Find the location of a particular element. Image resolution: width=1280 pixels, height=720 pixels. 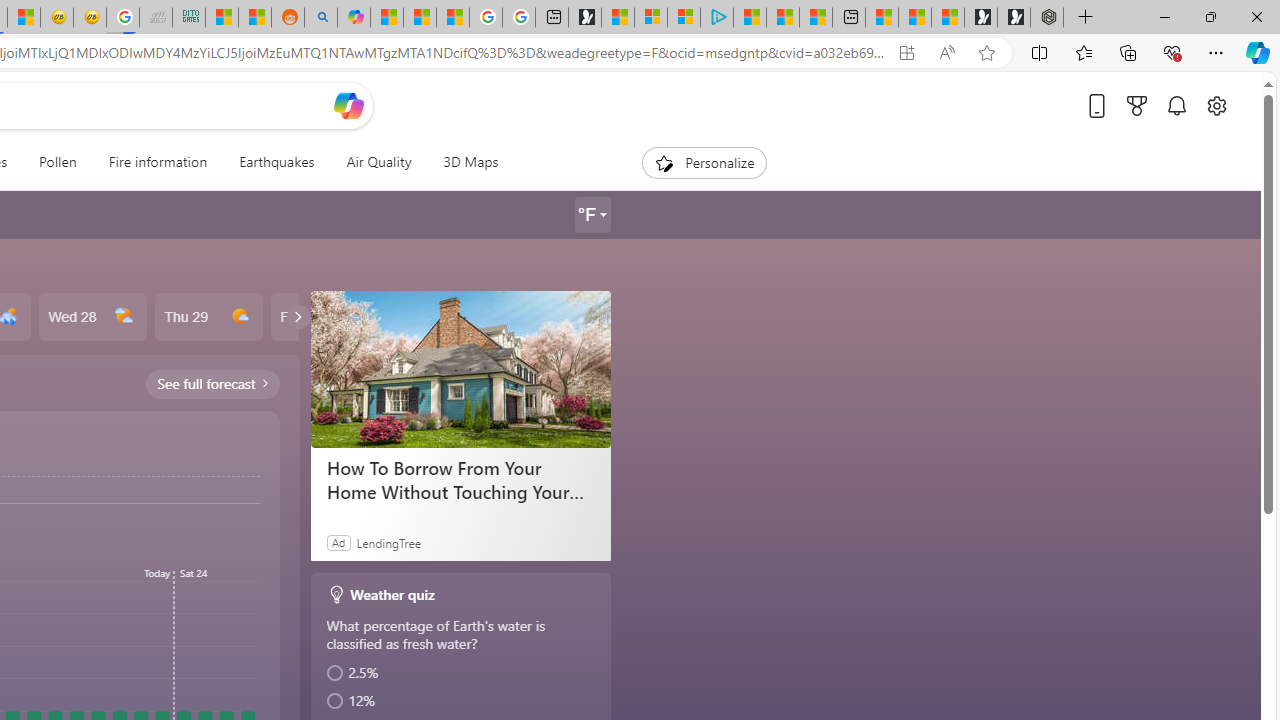

'Air Quality' is located at coordinates (378, 162).